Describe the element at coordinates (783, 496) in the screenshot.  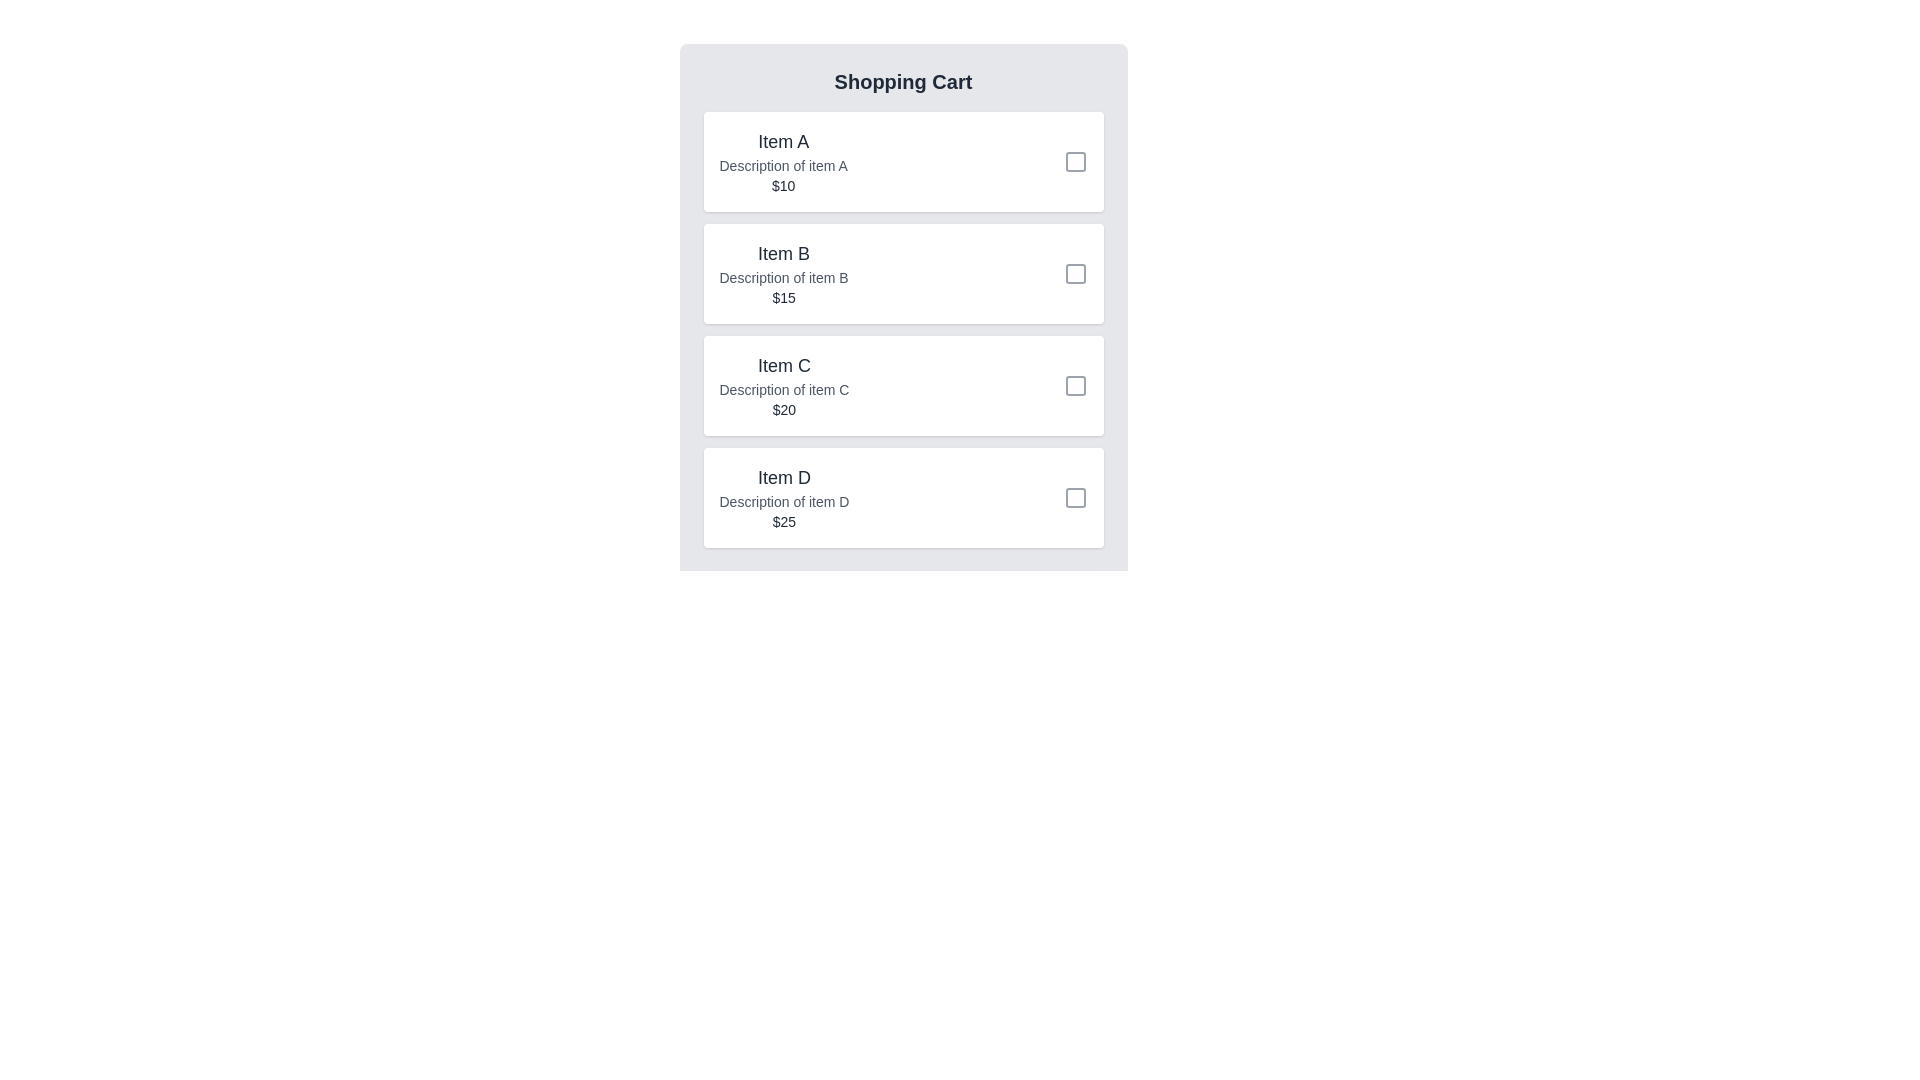
I see `the textual content display element located in the lower section of the fourth card, which provides information about a specific item, positioned below the 'Item C' card` at that location.